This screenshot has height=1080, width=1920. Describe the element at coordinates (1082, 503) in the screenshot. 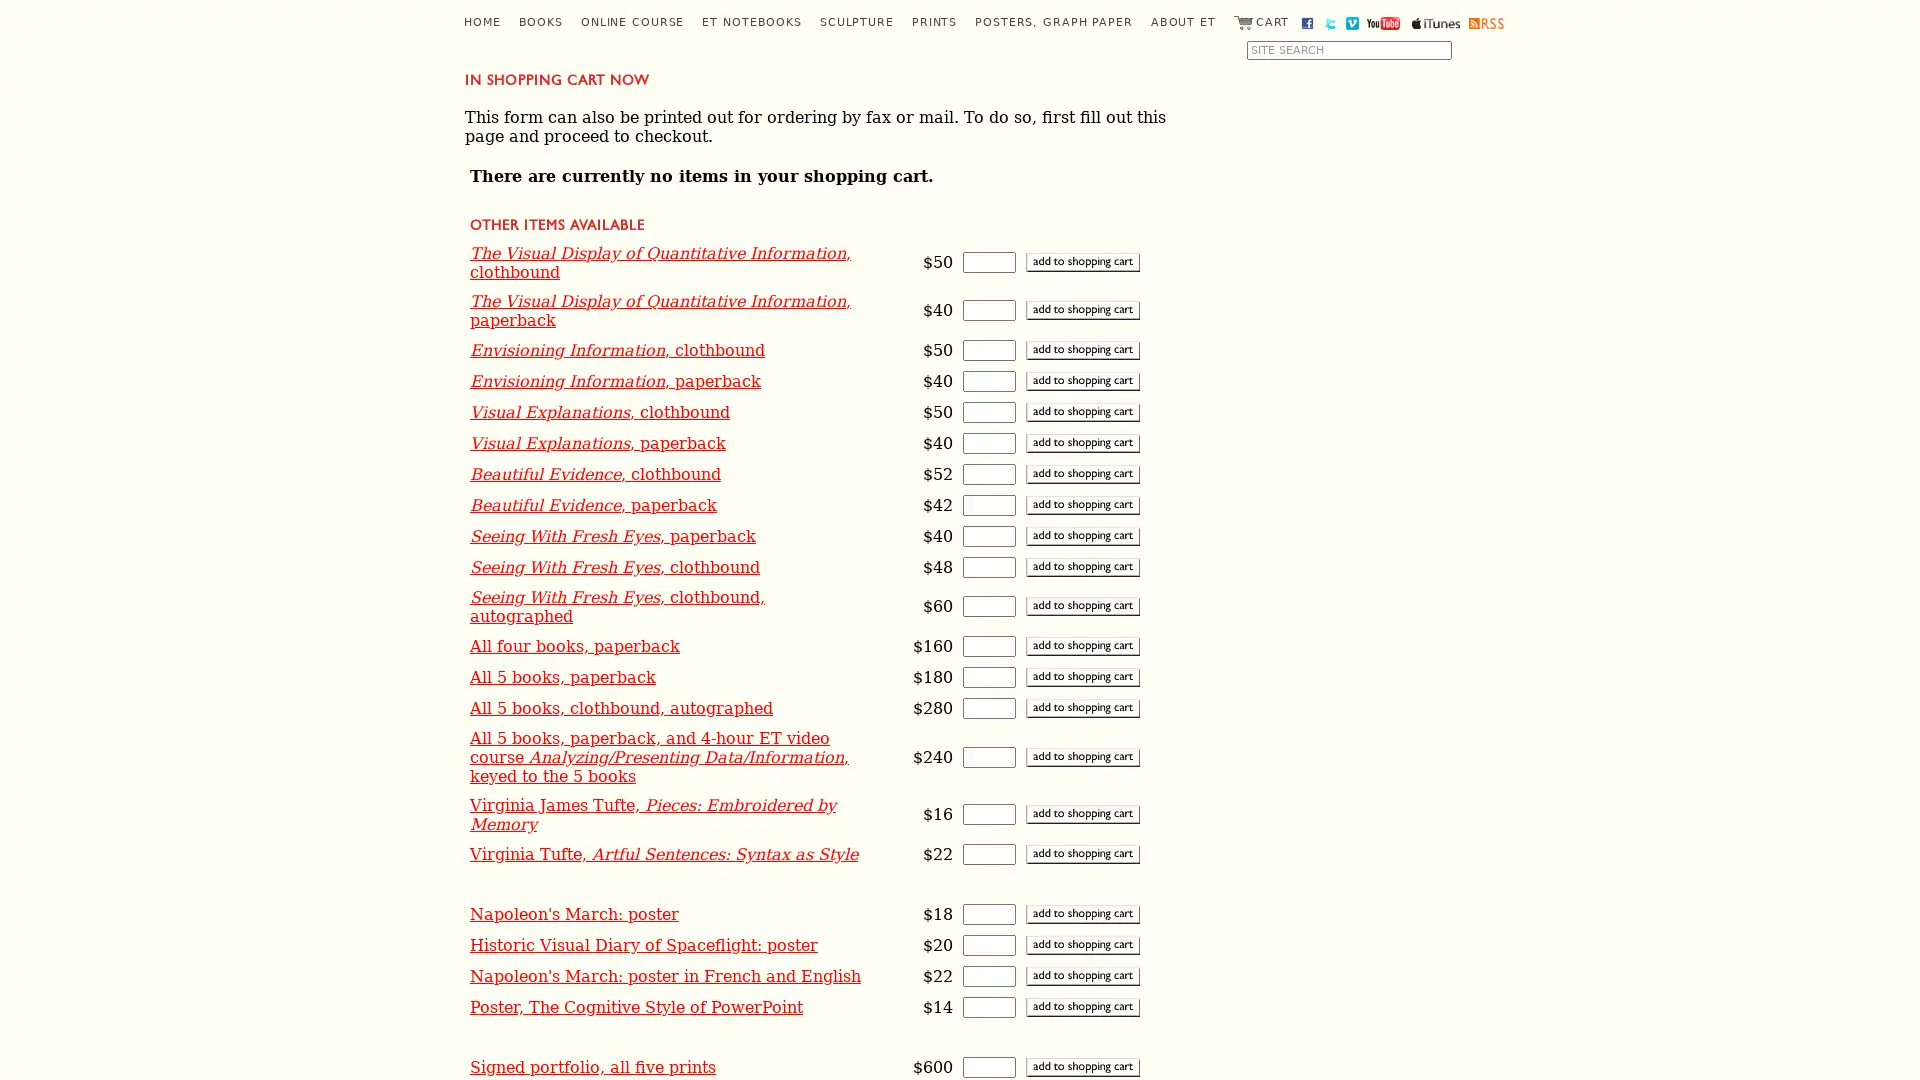

I see `add to shopping cart` at that location.